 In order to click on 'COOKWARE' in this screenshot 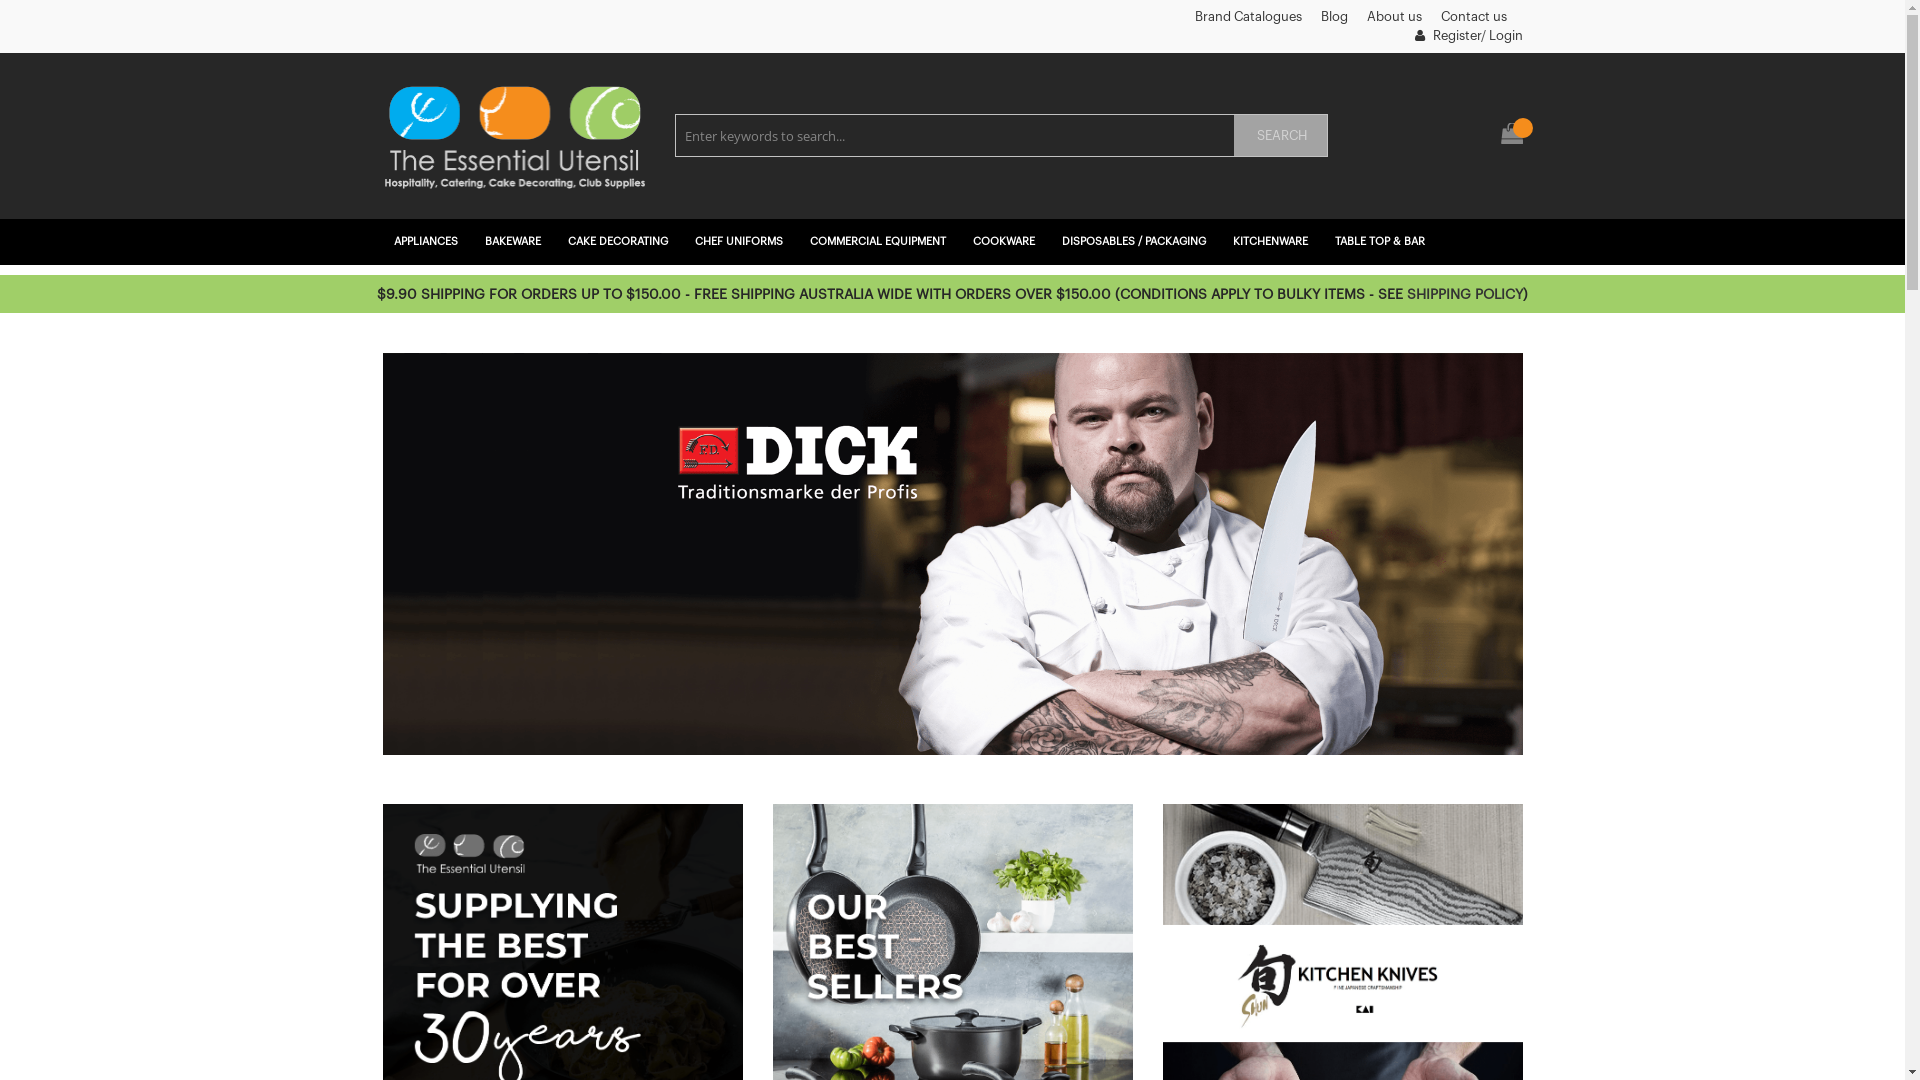, I will do `click(1006, 241)`.